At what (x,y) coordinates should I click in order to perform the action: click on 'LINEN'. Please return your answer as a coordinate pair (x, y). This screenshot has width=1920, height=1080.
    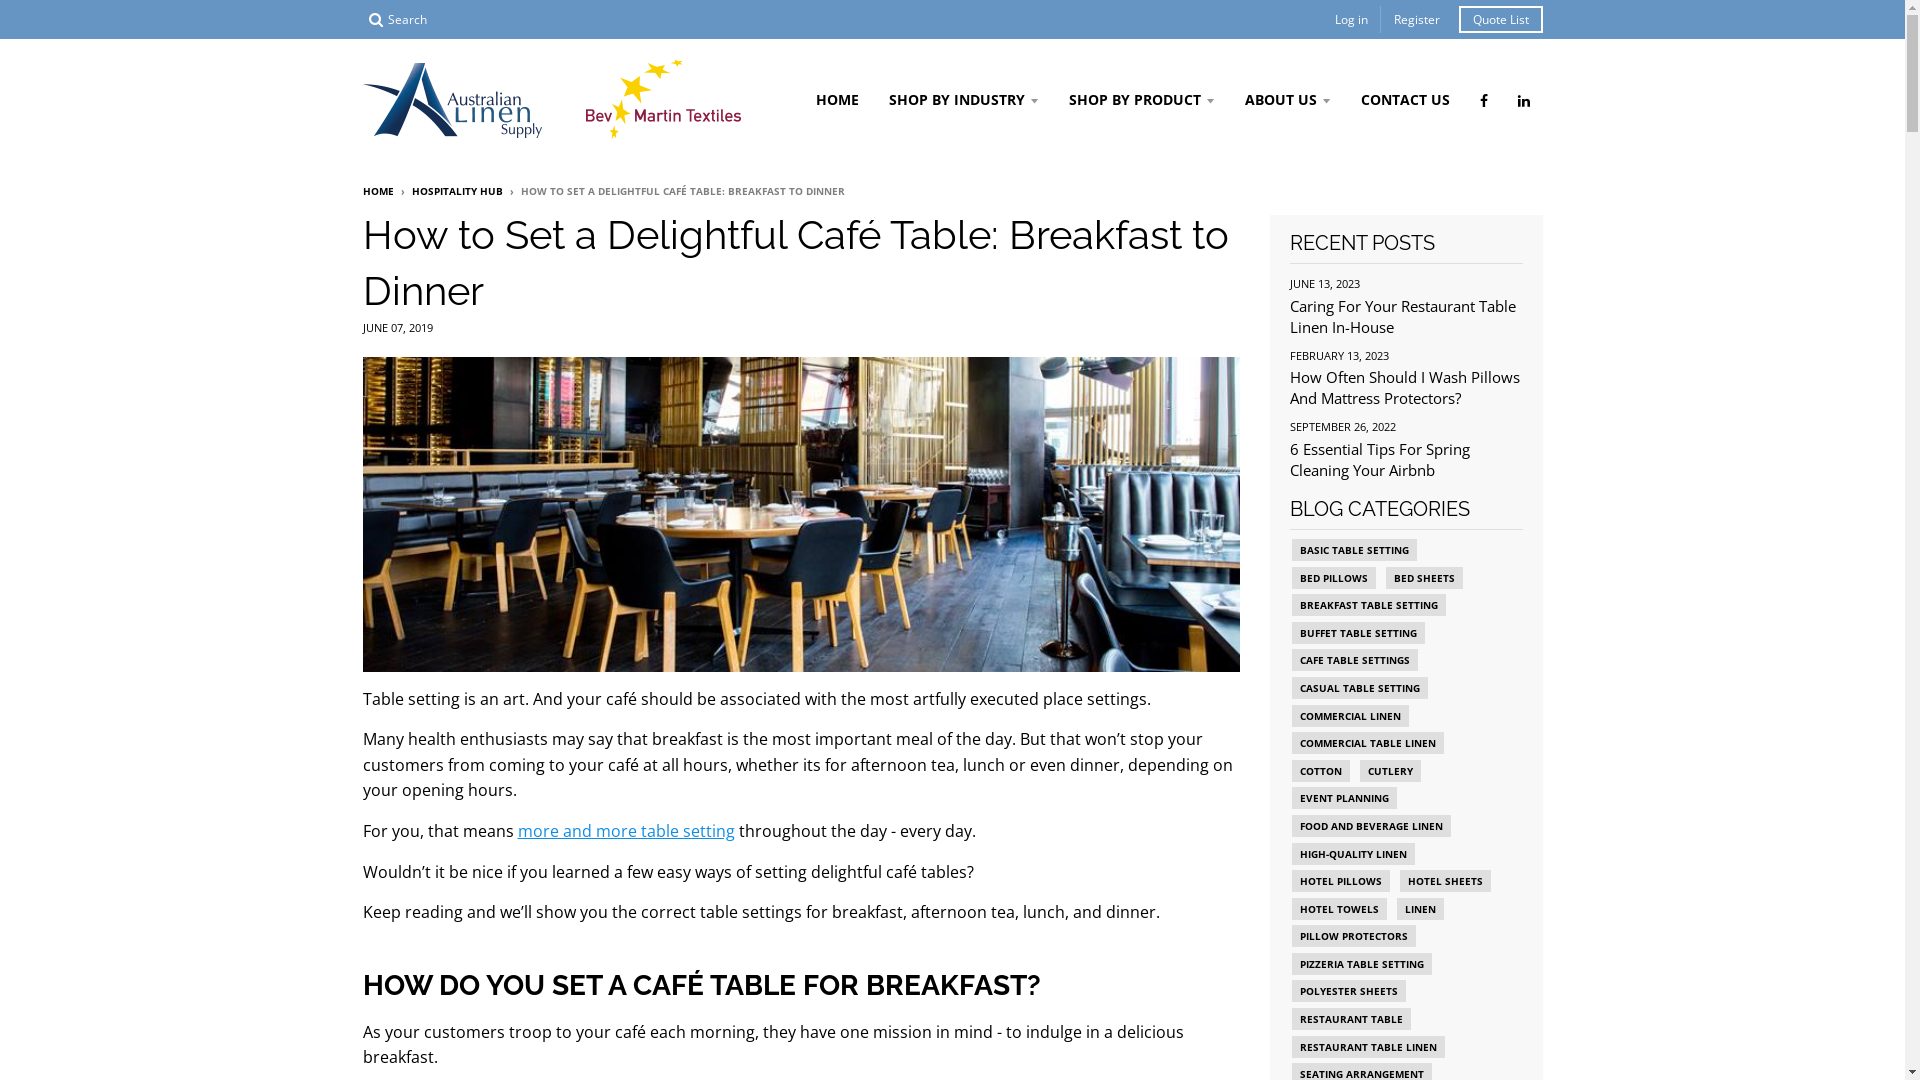
    Looking at the image, I should click on (1419, 909).